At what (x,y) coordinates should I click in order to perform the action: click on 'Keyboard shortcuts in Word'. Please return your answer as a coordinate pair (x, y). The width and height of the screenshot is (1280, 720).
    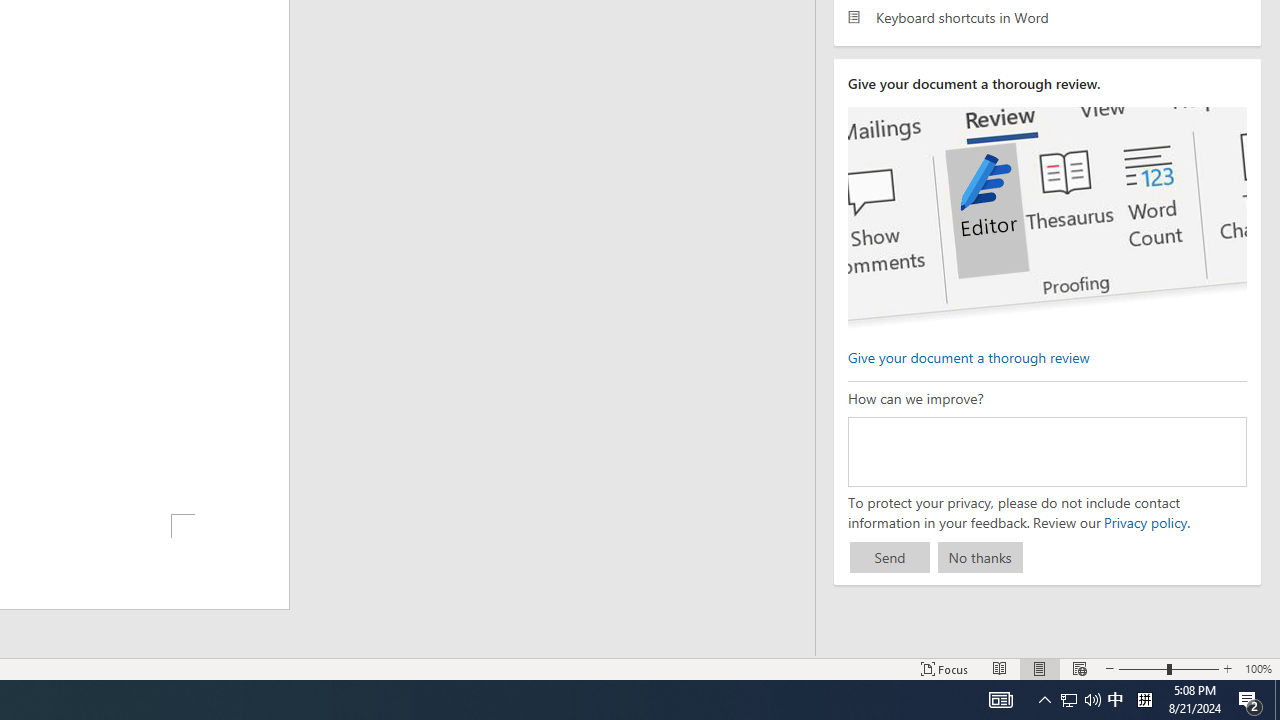
    Looking at the image, I should click on (1046, 17).